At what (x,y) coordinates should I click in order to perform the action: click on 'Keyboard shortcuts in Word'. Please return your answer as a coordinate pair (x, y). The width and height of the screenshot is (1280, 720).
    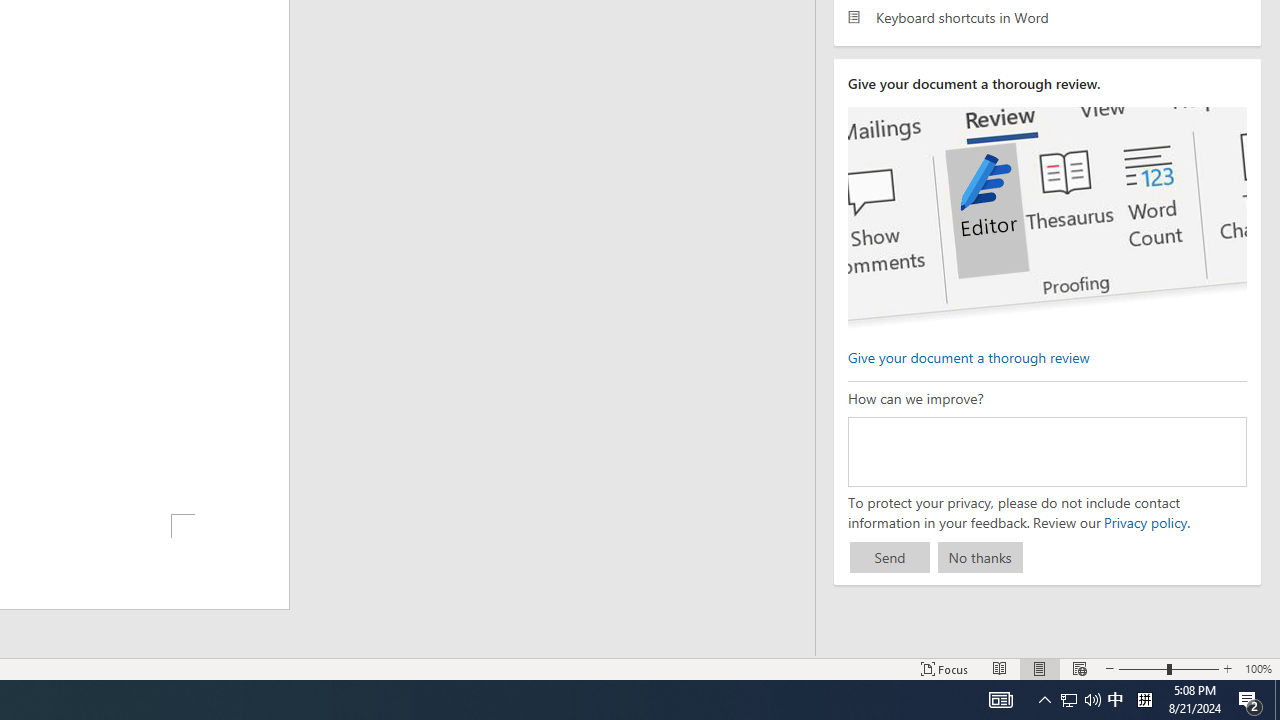
    Looking at the image, I should click on (1046, 17).